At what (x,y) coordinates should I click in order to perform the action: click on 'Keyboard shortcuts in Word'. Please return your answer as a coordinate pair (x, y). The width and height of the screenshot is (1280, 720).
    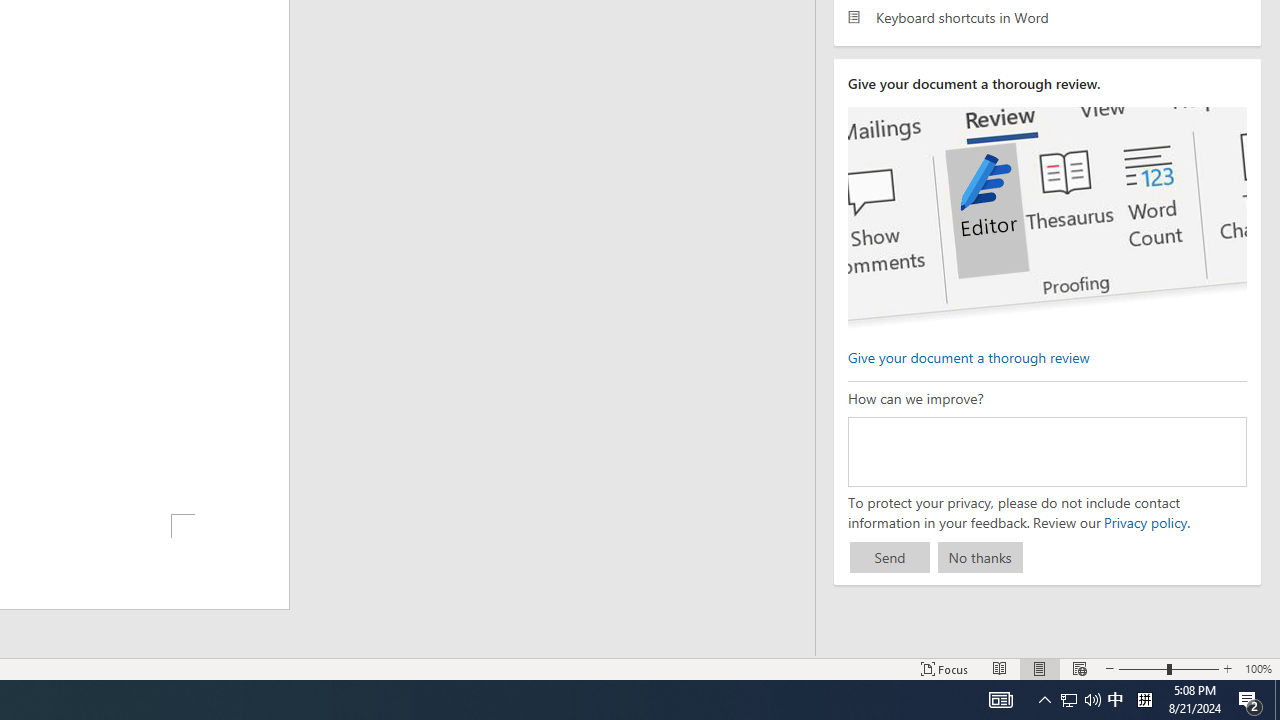
    Looking at the image, I should click on (1046, 17).